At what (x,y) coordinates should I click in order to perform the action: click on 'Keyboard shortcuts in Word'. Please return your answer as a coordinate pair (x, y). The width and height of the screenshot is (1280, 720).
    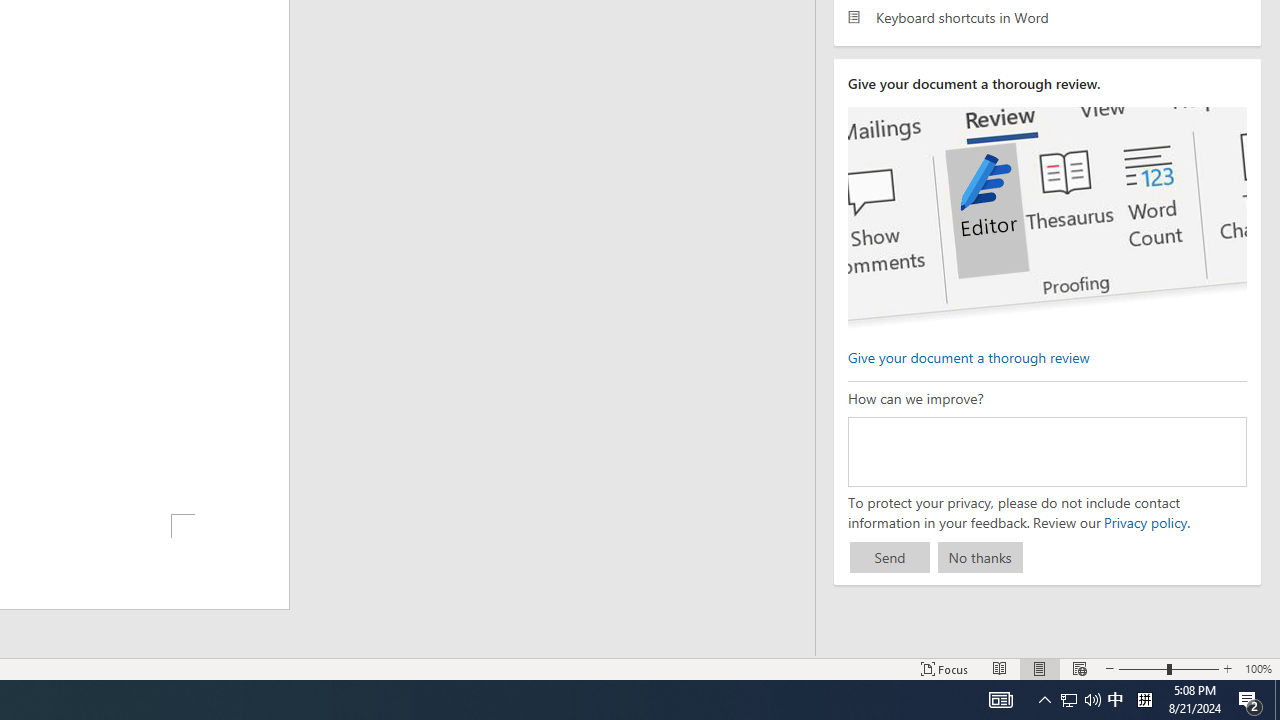
    Looking at the image, I should click on (1046, 17).